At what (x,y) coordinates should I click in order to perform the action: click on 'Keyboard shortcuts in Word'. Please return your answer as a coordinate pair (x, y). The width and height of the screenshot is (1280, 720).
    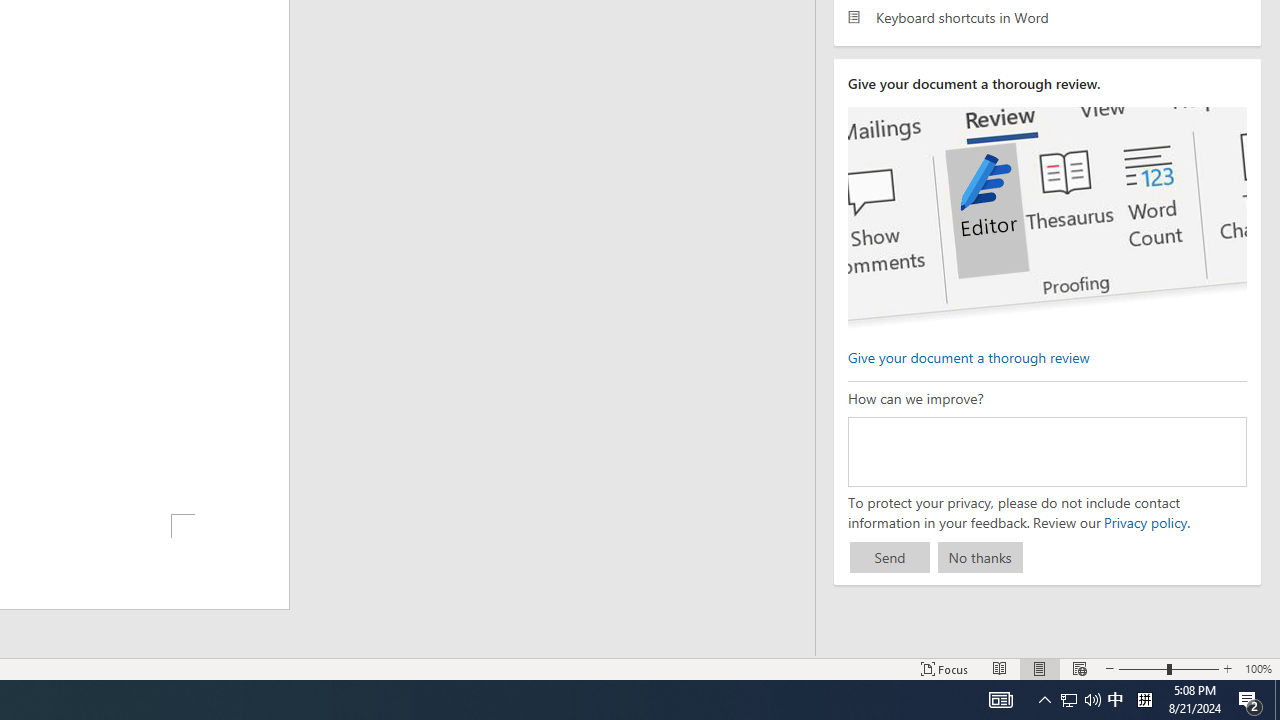
    Looking at the image, I should click on (1046, 17).